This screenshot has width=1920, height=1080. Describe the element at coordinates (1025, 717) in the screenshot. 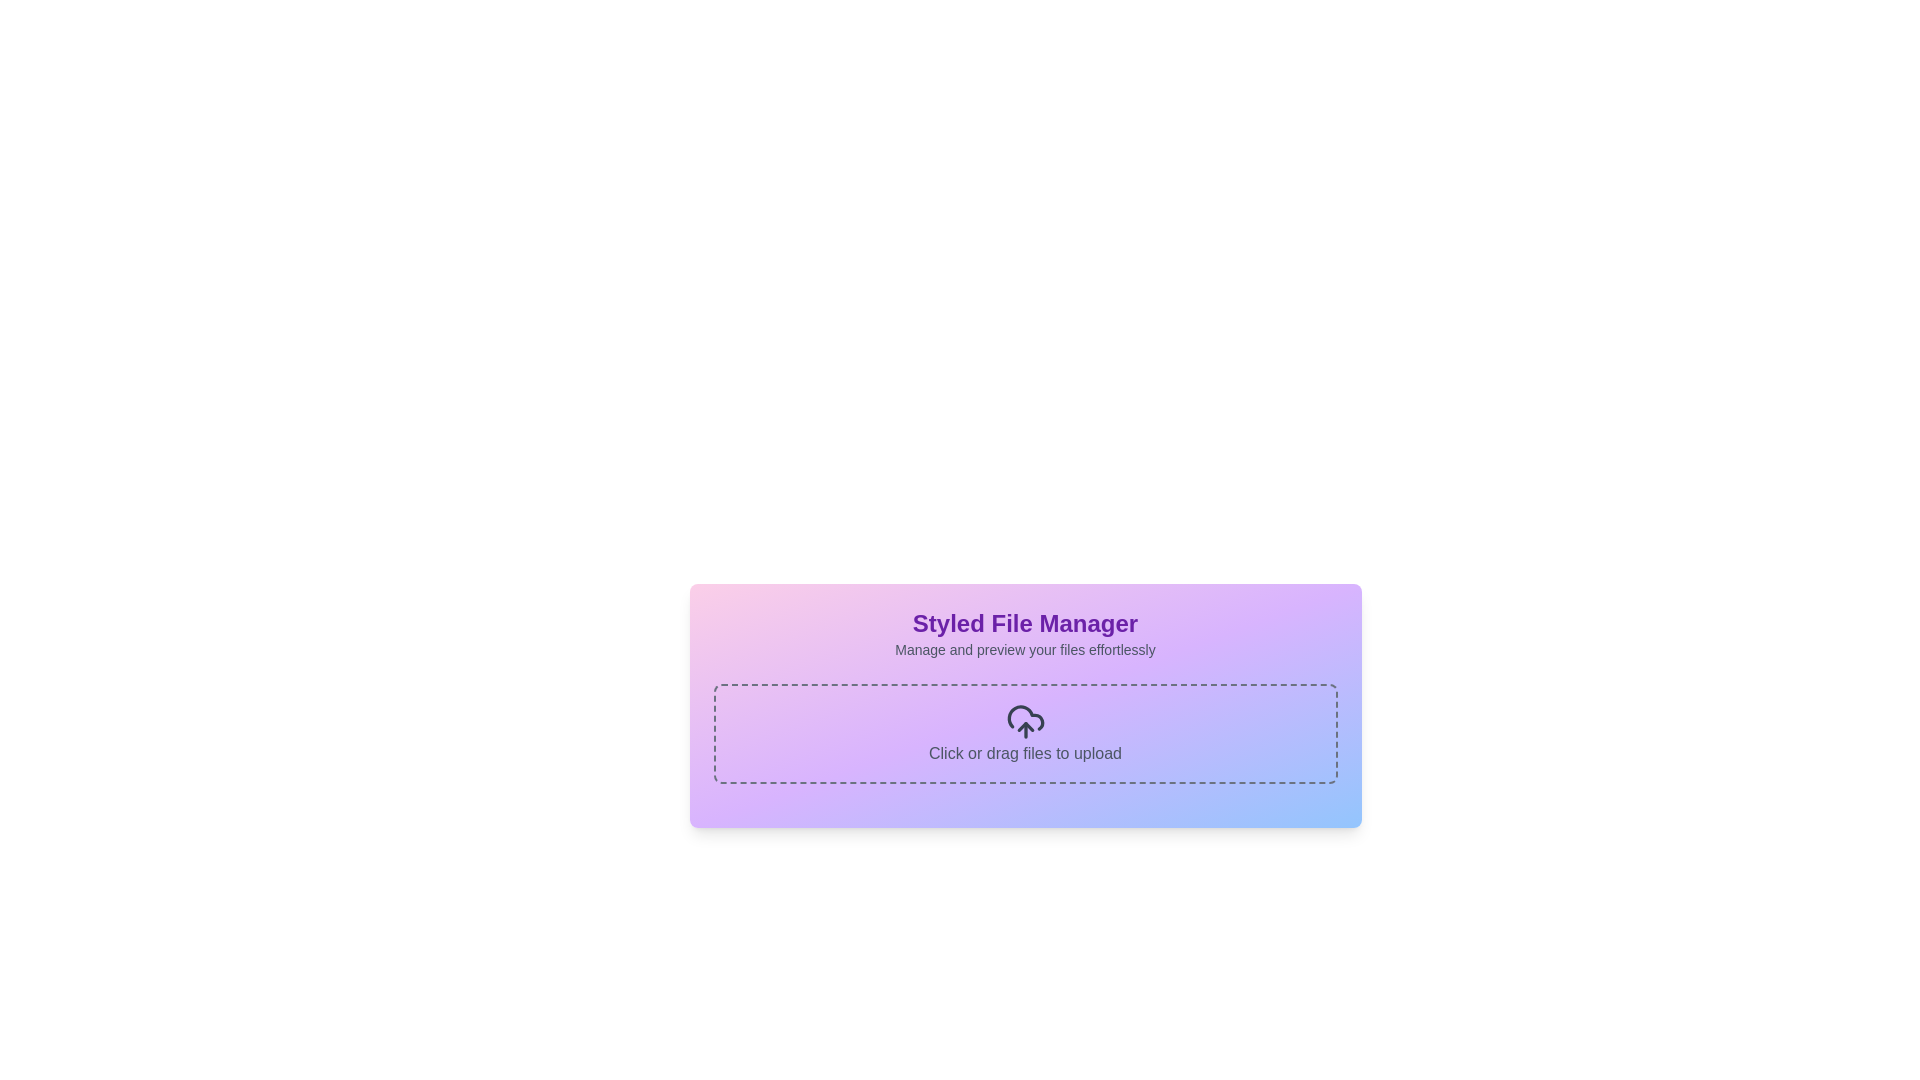

I see `the cloud-shaped icon with a gray outline, located centrally within the dashed rectangular region designated for file uploads, for visual cues` at that location.